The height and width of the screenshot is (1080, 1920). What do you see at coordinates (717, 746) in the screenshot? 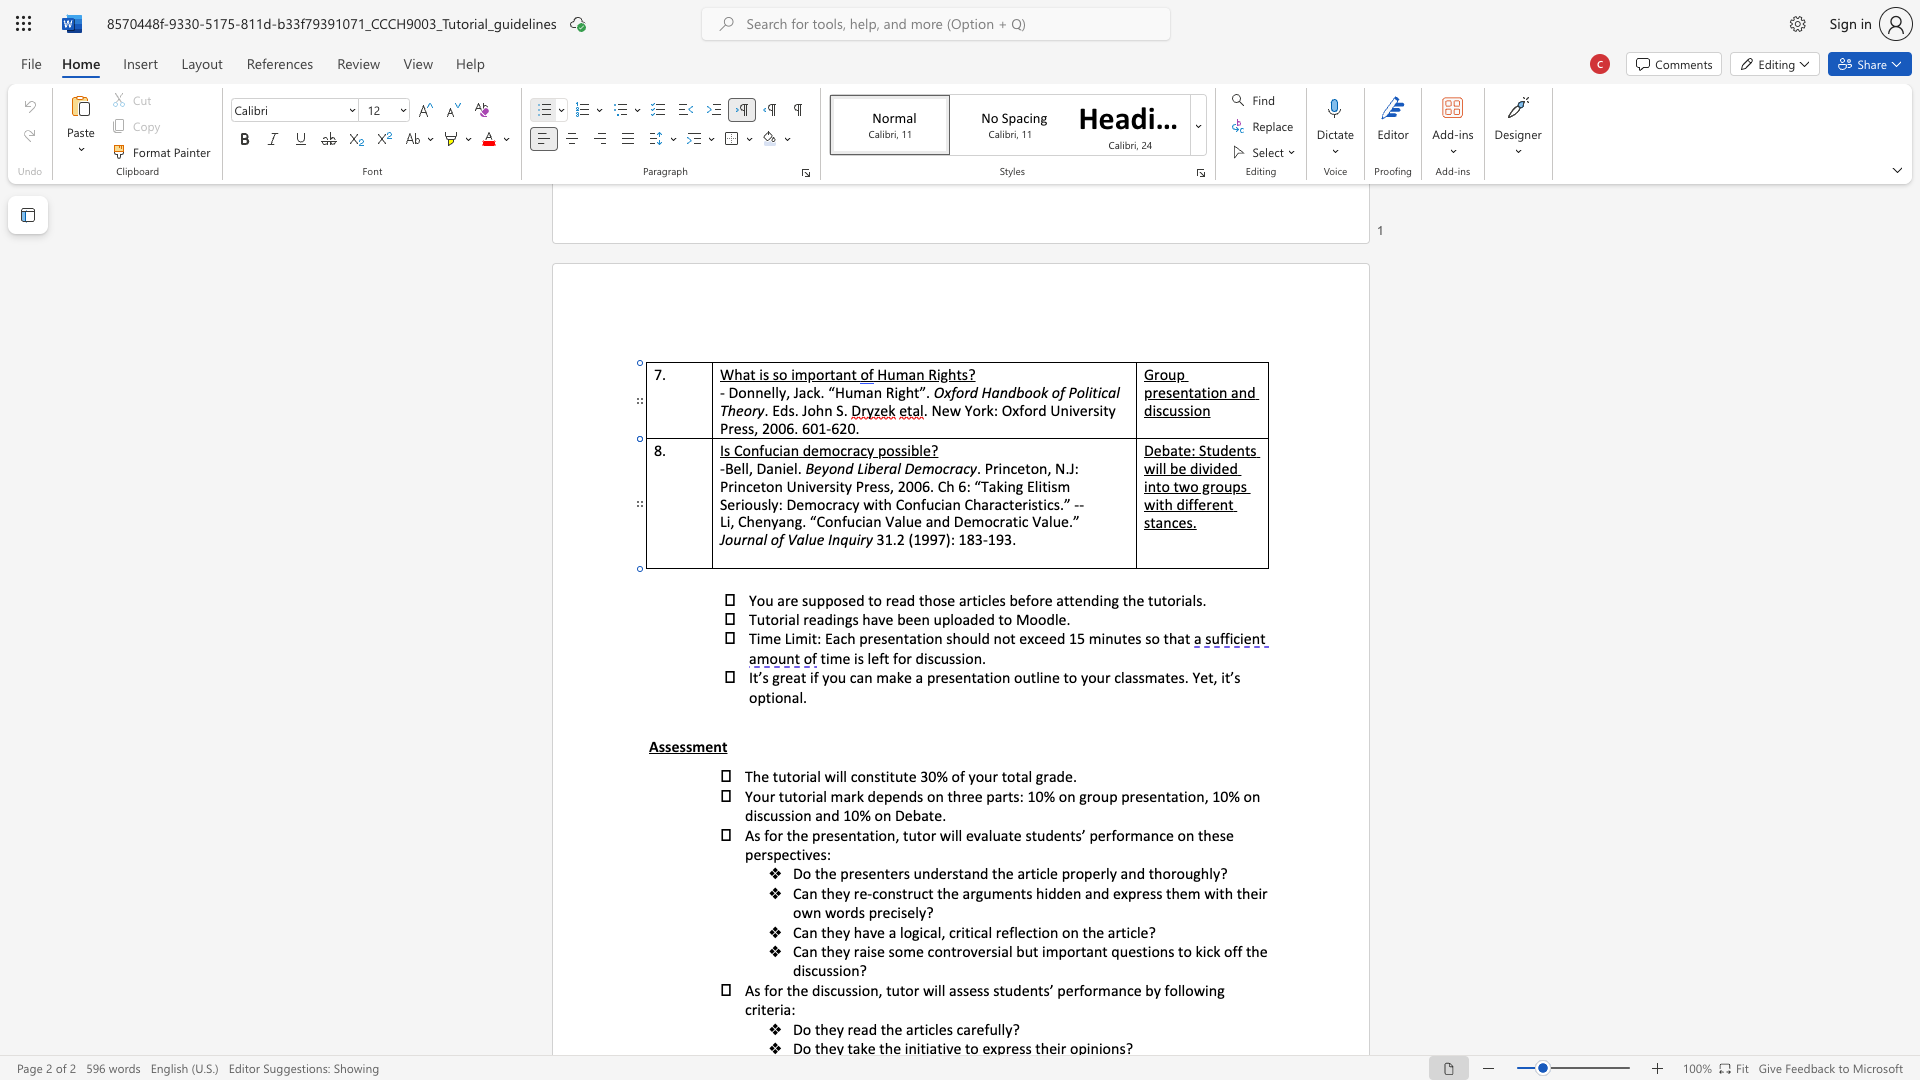
I see `the 1th character "n" in the text` at bounding box center [717, 746].